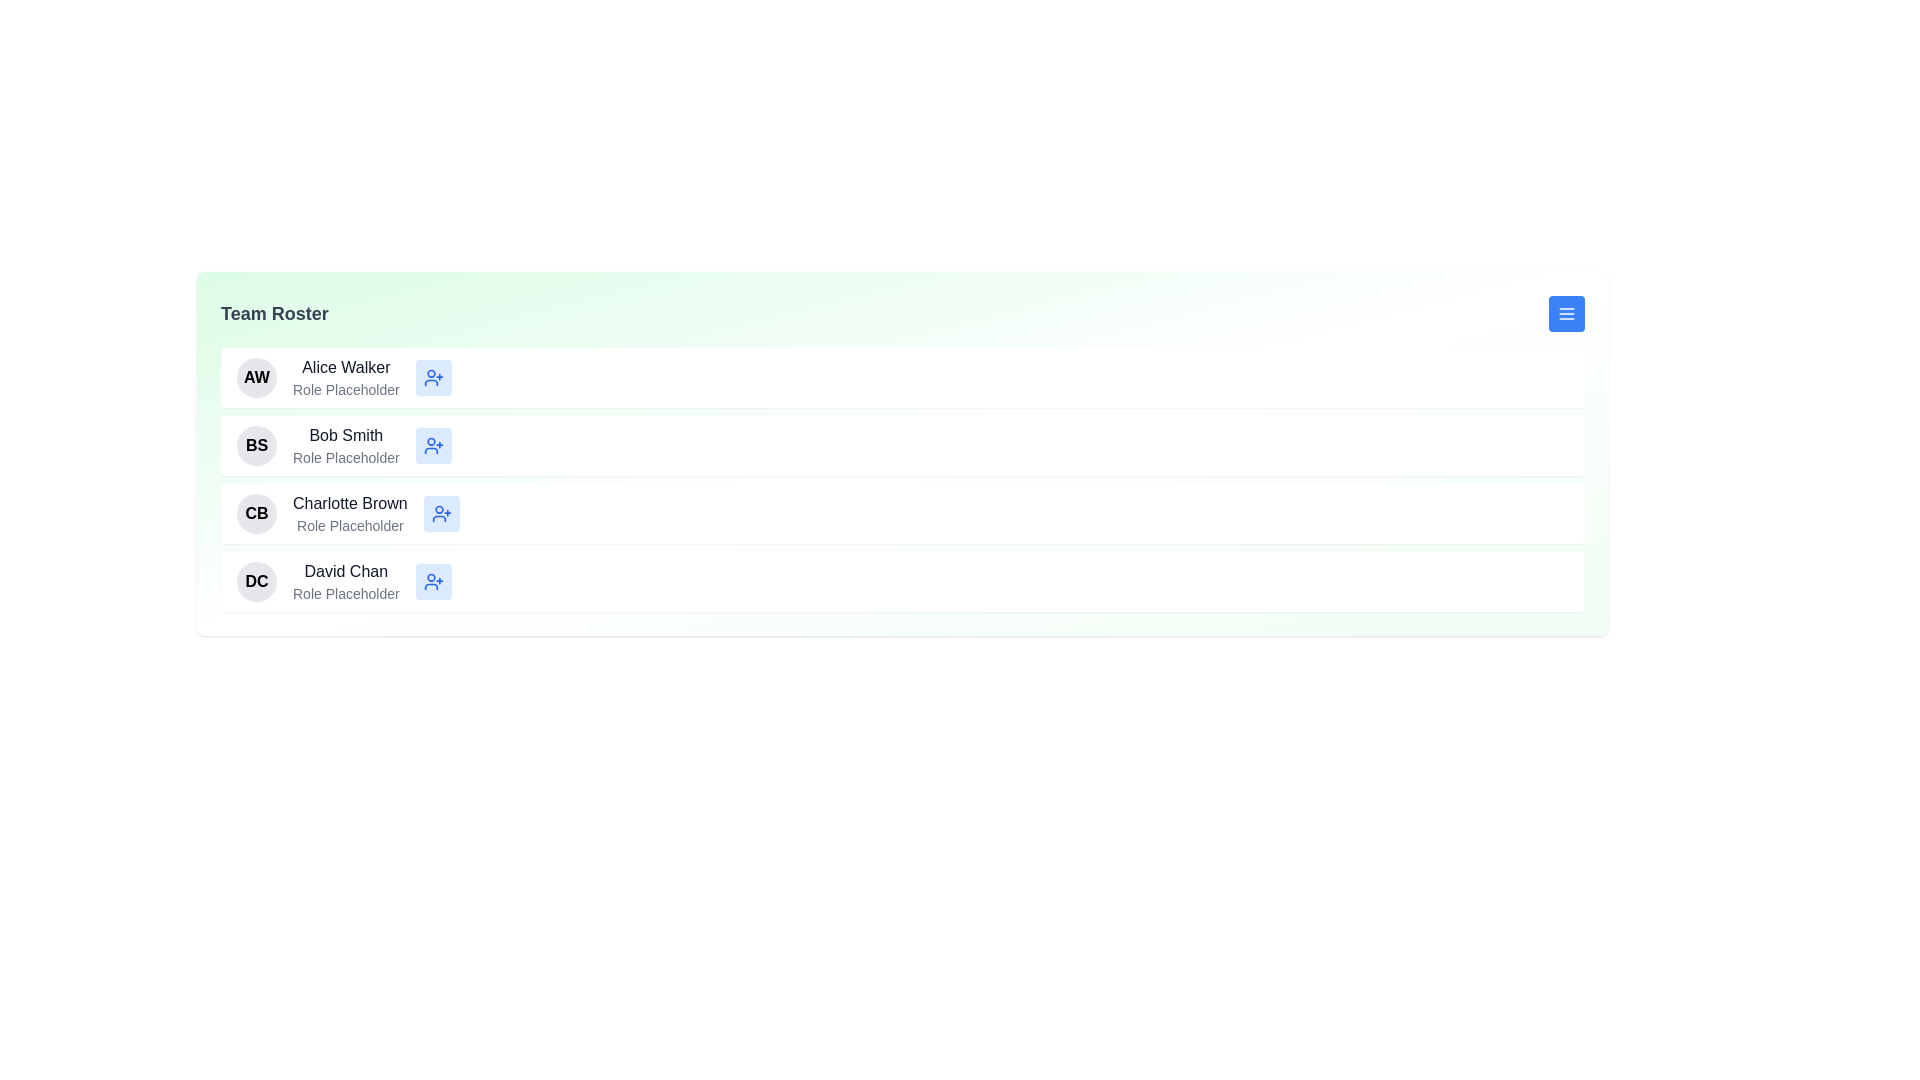 Image resolution: width=1920 pixels, height=1080 pixels. Describe the element at coordinates (346, 367) in the screenshot. I see `displayed text 'Alice Walker' from the first text label in the 'Team Roster' section, which is in bold gray style and positioned above 'Role Placeholder'` at that location.